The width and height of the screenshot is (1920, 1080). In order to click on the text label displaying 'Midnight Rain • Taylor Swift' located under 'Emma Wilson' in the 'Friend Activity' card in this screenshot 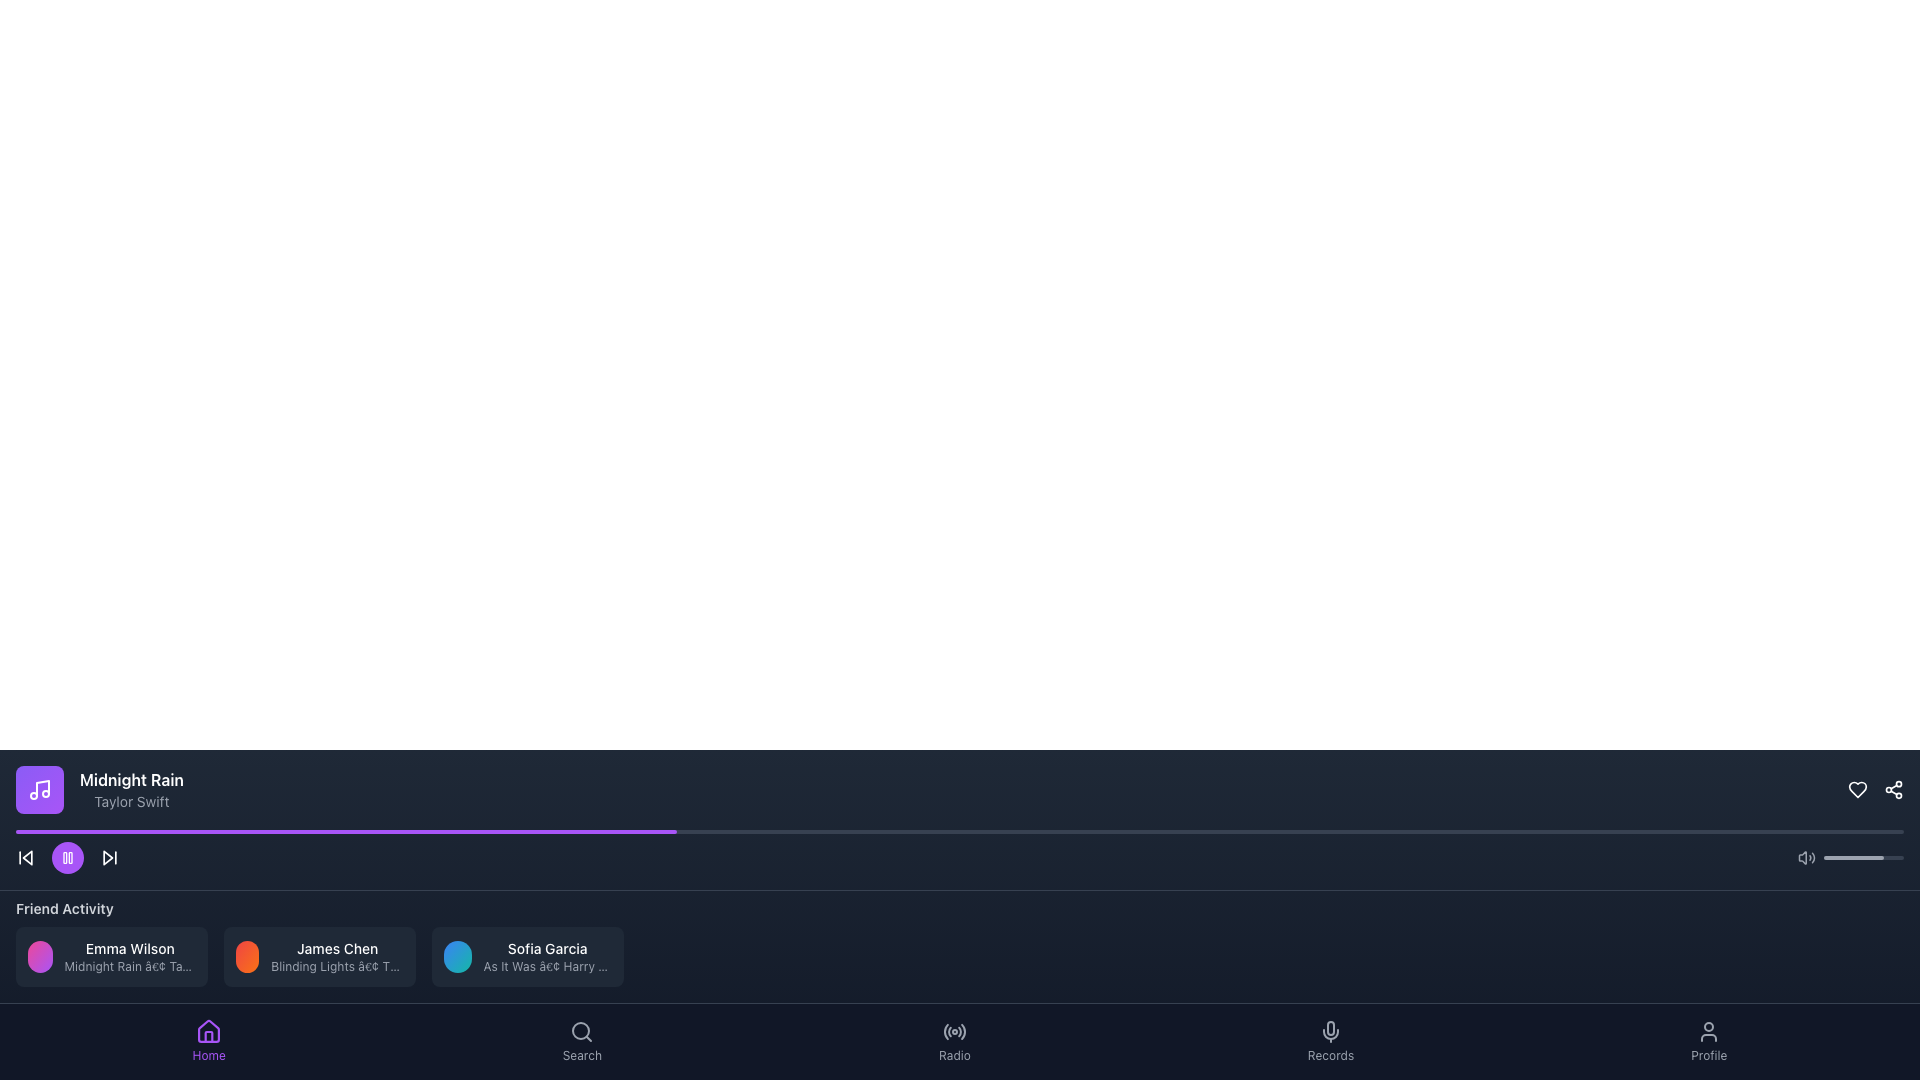, I will do `click(129, 966)`.